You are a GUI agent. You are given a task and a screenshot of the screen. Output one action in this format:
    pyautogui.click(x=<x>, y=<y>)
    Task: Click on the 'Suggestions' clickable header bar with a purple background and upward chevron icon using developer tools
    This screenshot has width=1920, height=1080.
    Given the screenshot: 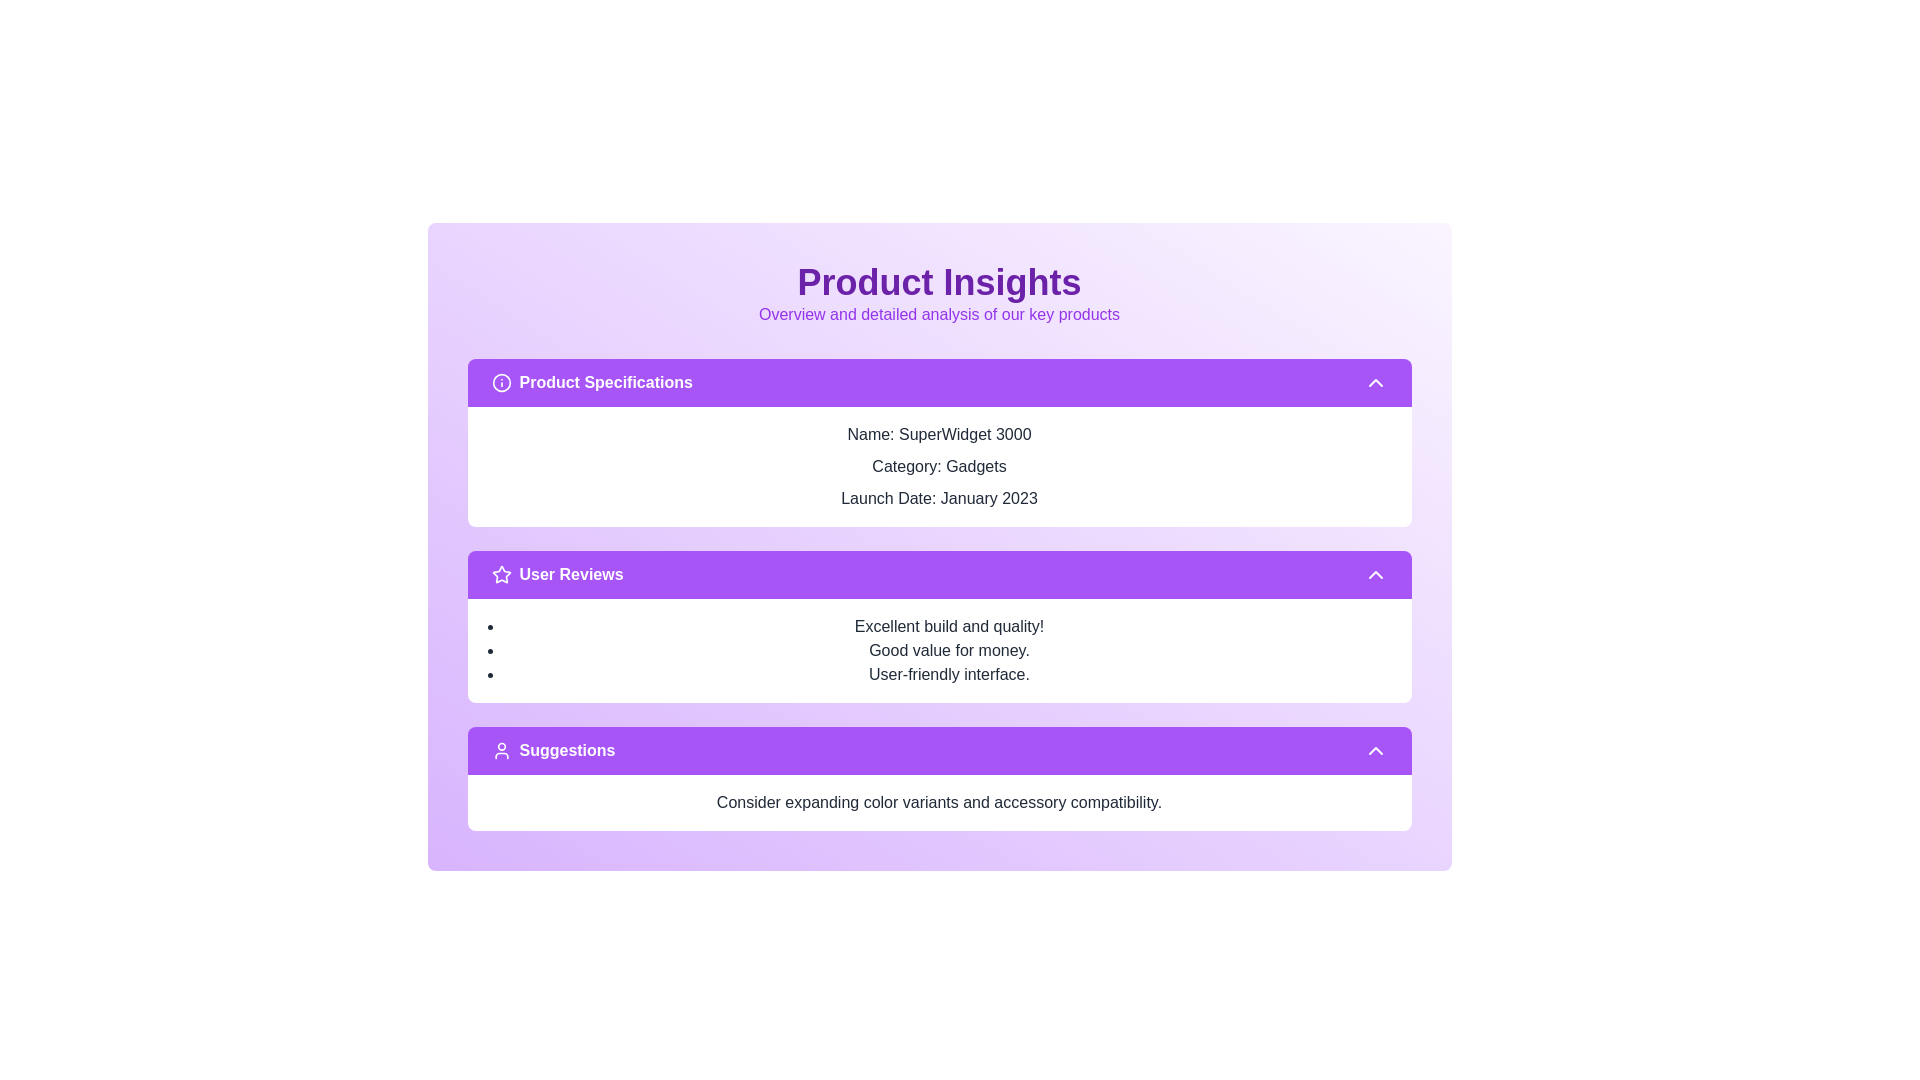 What is the action you would take?
    pyautogui.click(x=938, y=751)
    